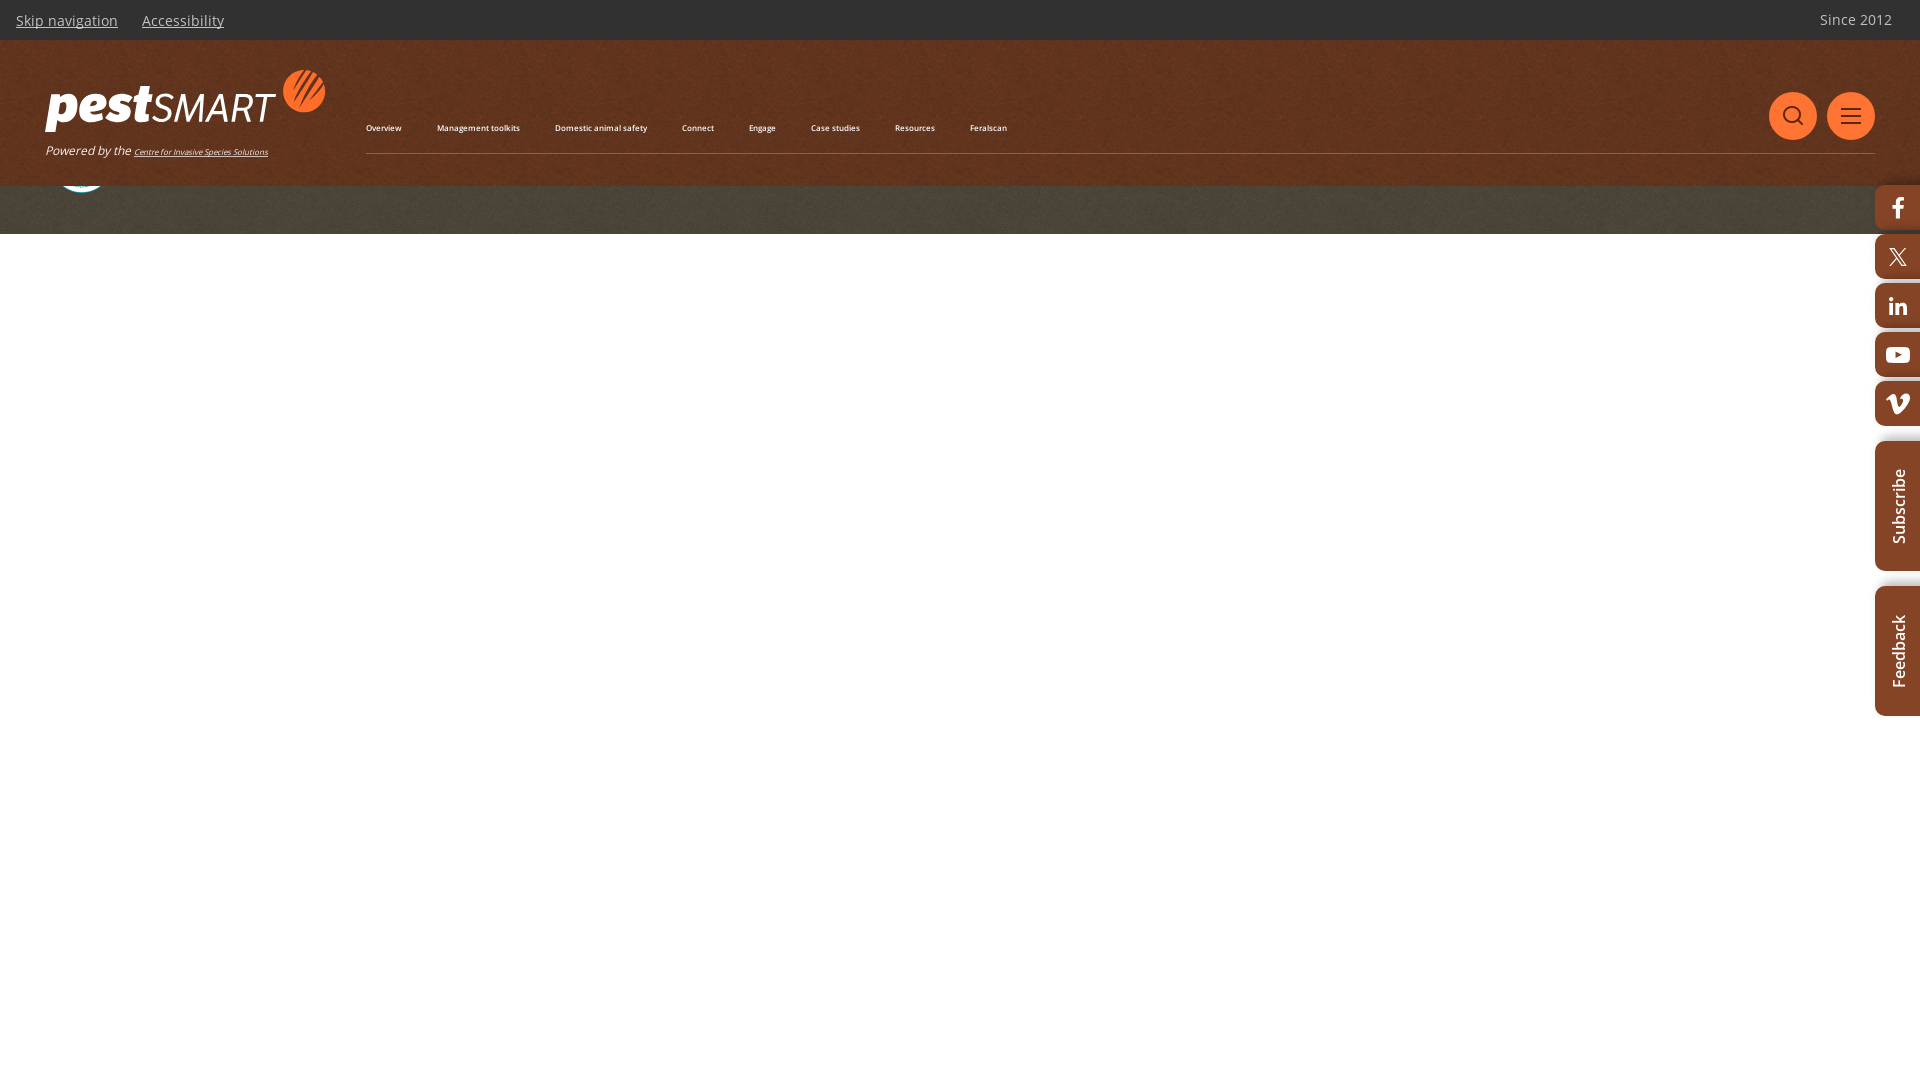 This screenshot has height=1080, width=1920. I want to click on 'Accessibility', so click(182, 20).